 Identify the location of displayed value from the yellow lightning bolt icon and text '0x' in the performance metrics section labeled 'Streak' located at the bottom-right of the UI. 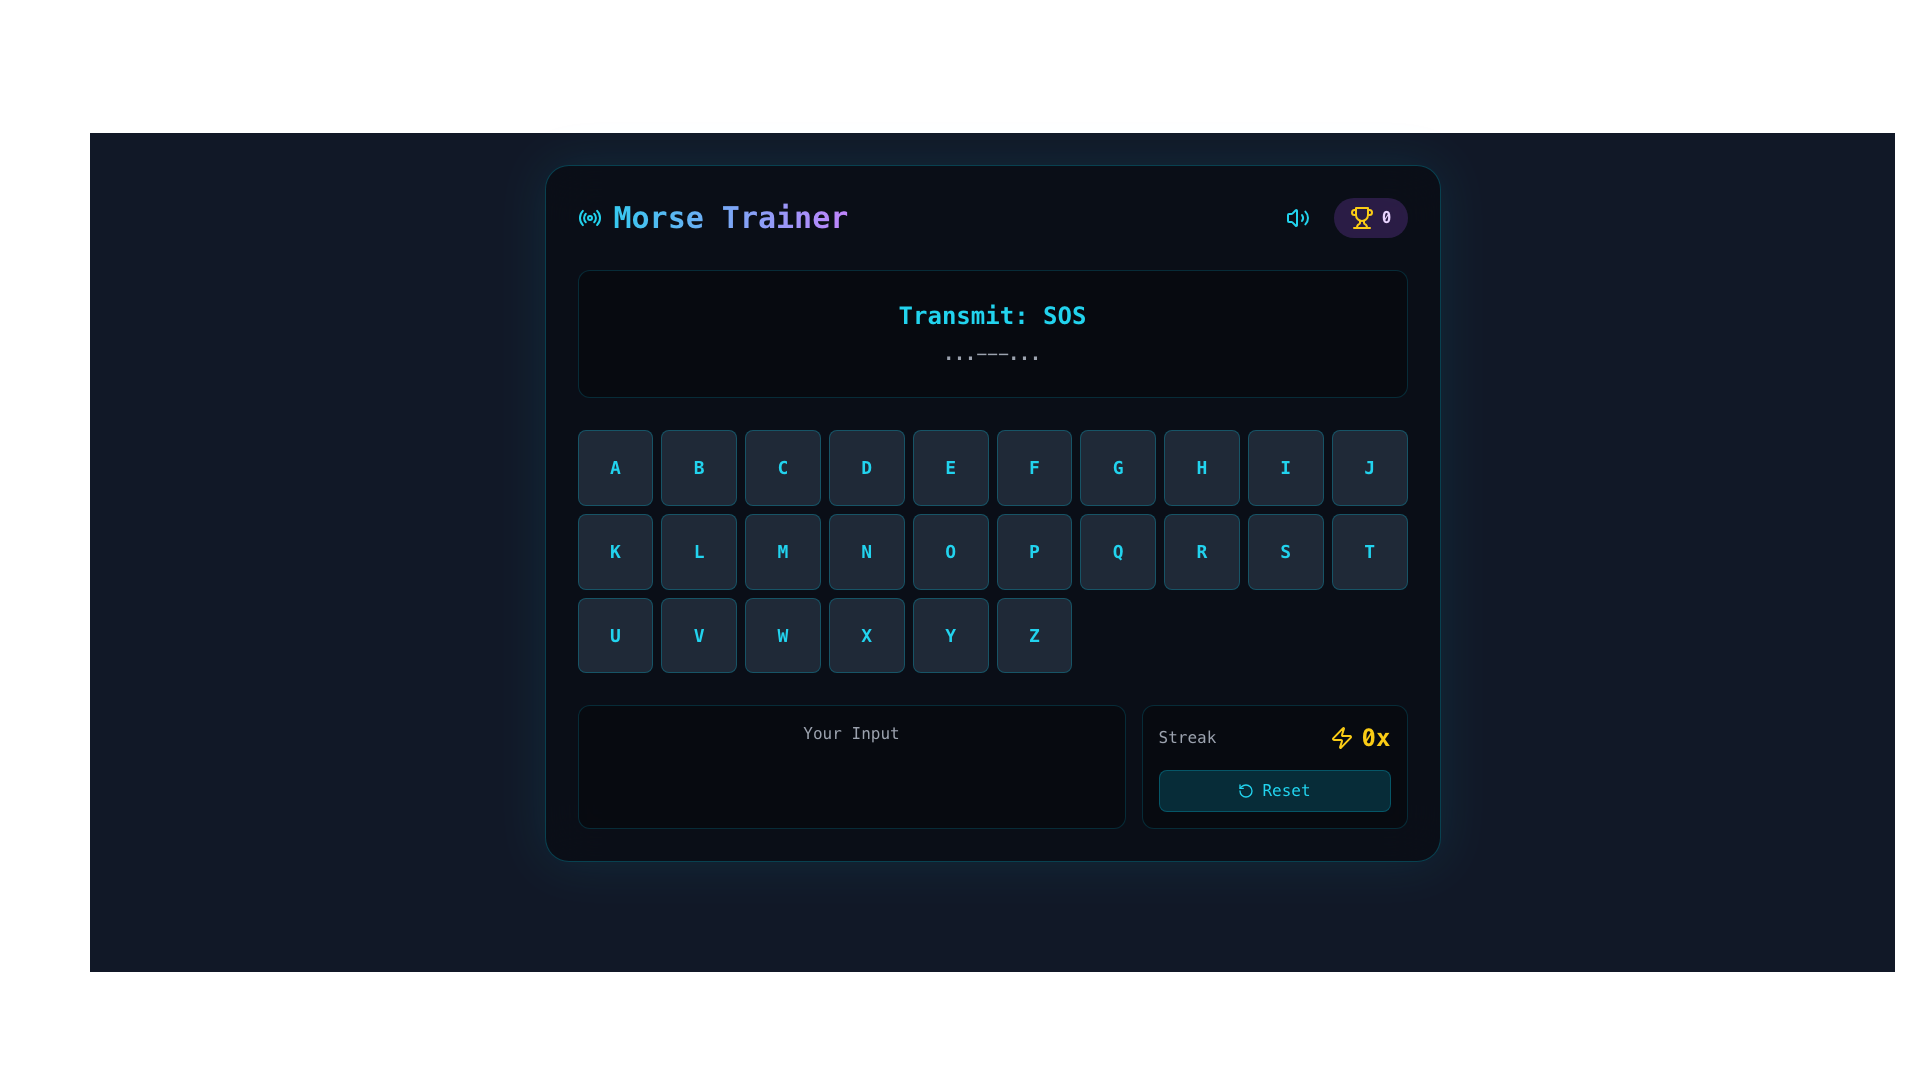
(1360, 738).